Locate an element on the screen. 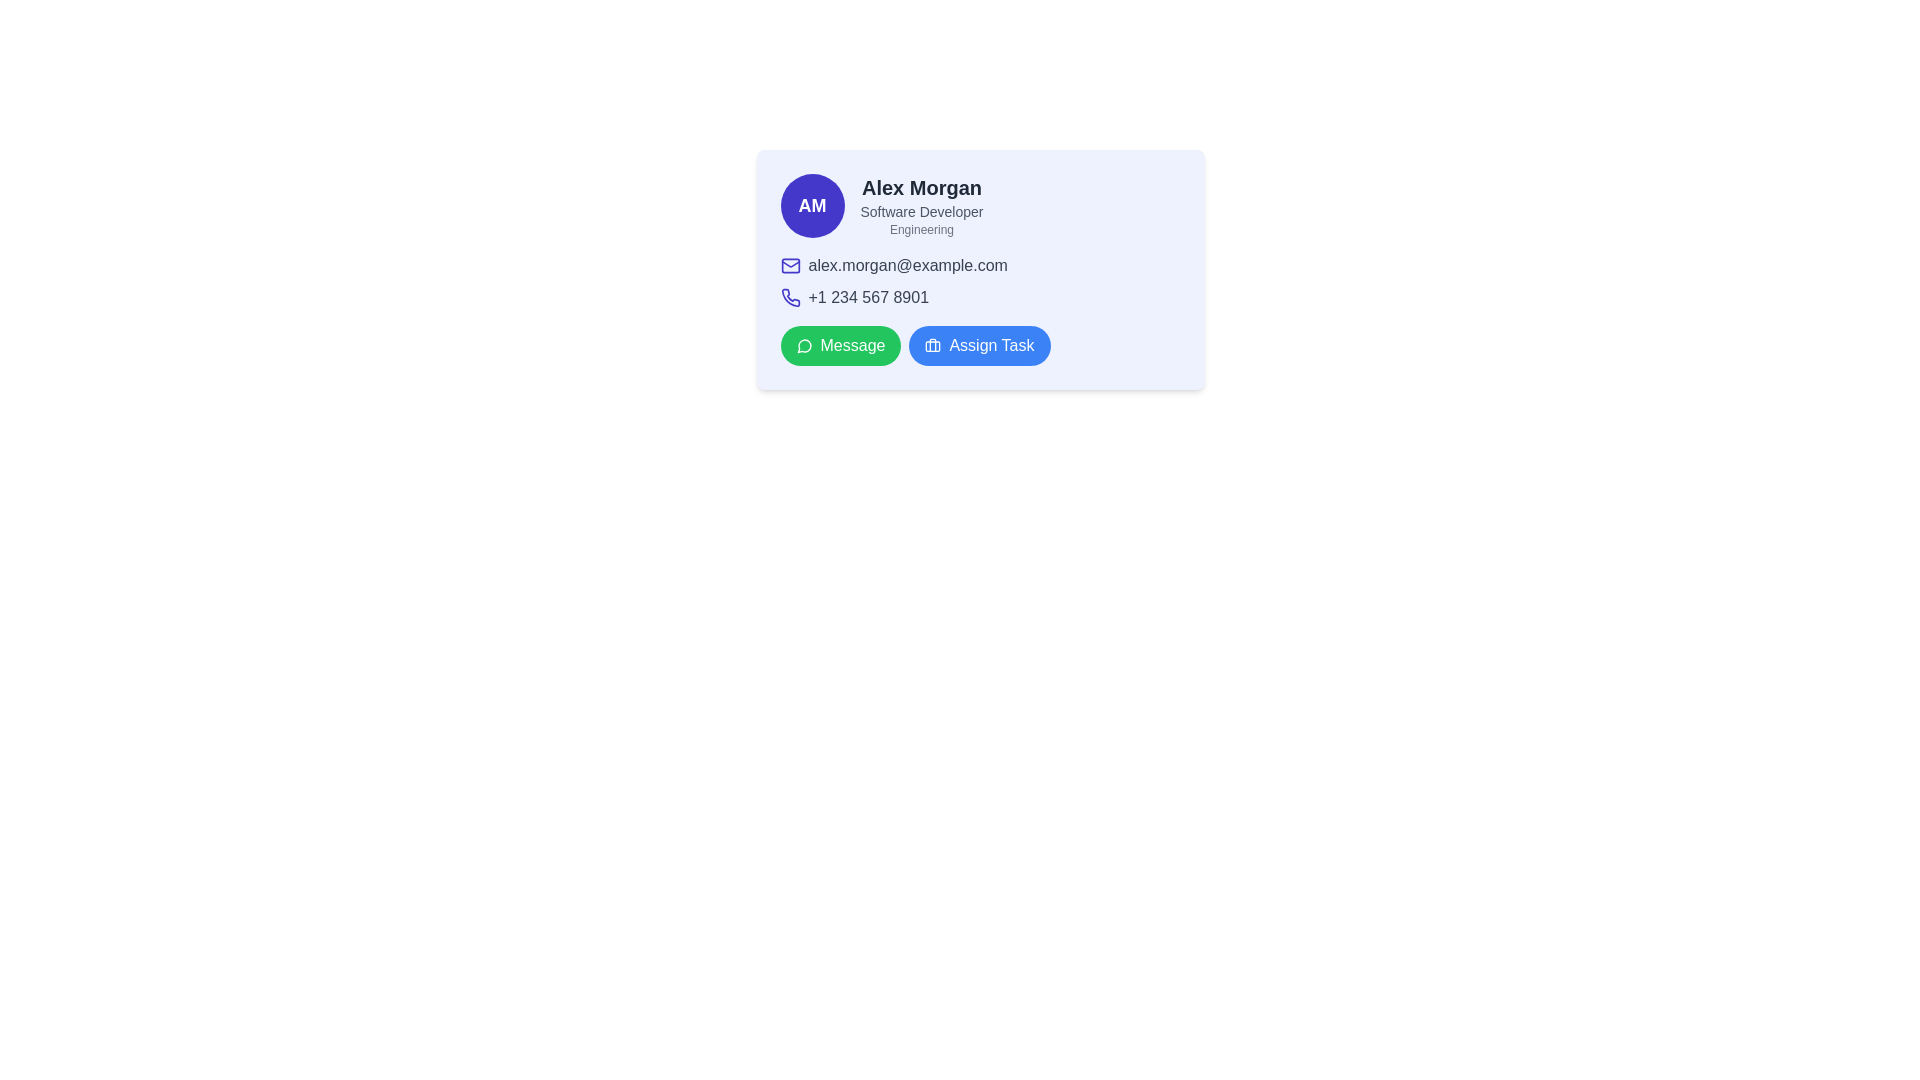 This screenshot has width=1920, height=1080. the Static Text Label displaying the job title of user Alex Morgan, located between the name and the text 'Engineering' is located at coordinates (920, 212).